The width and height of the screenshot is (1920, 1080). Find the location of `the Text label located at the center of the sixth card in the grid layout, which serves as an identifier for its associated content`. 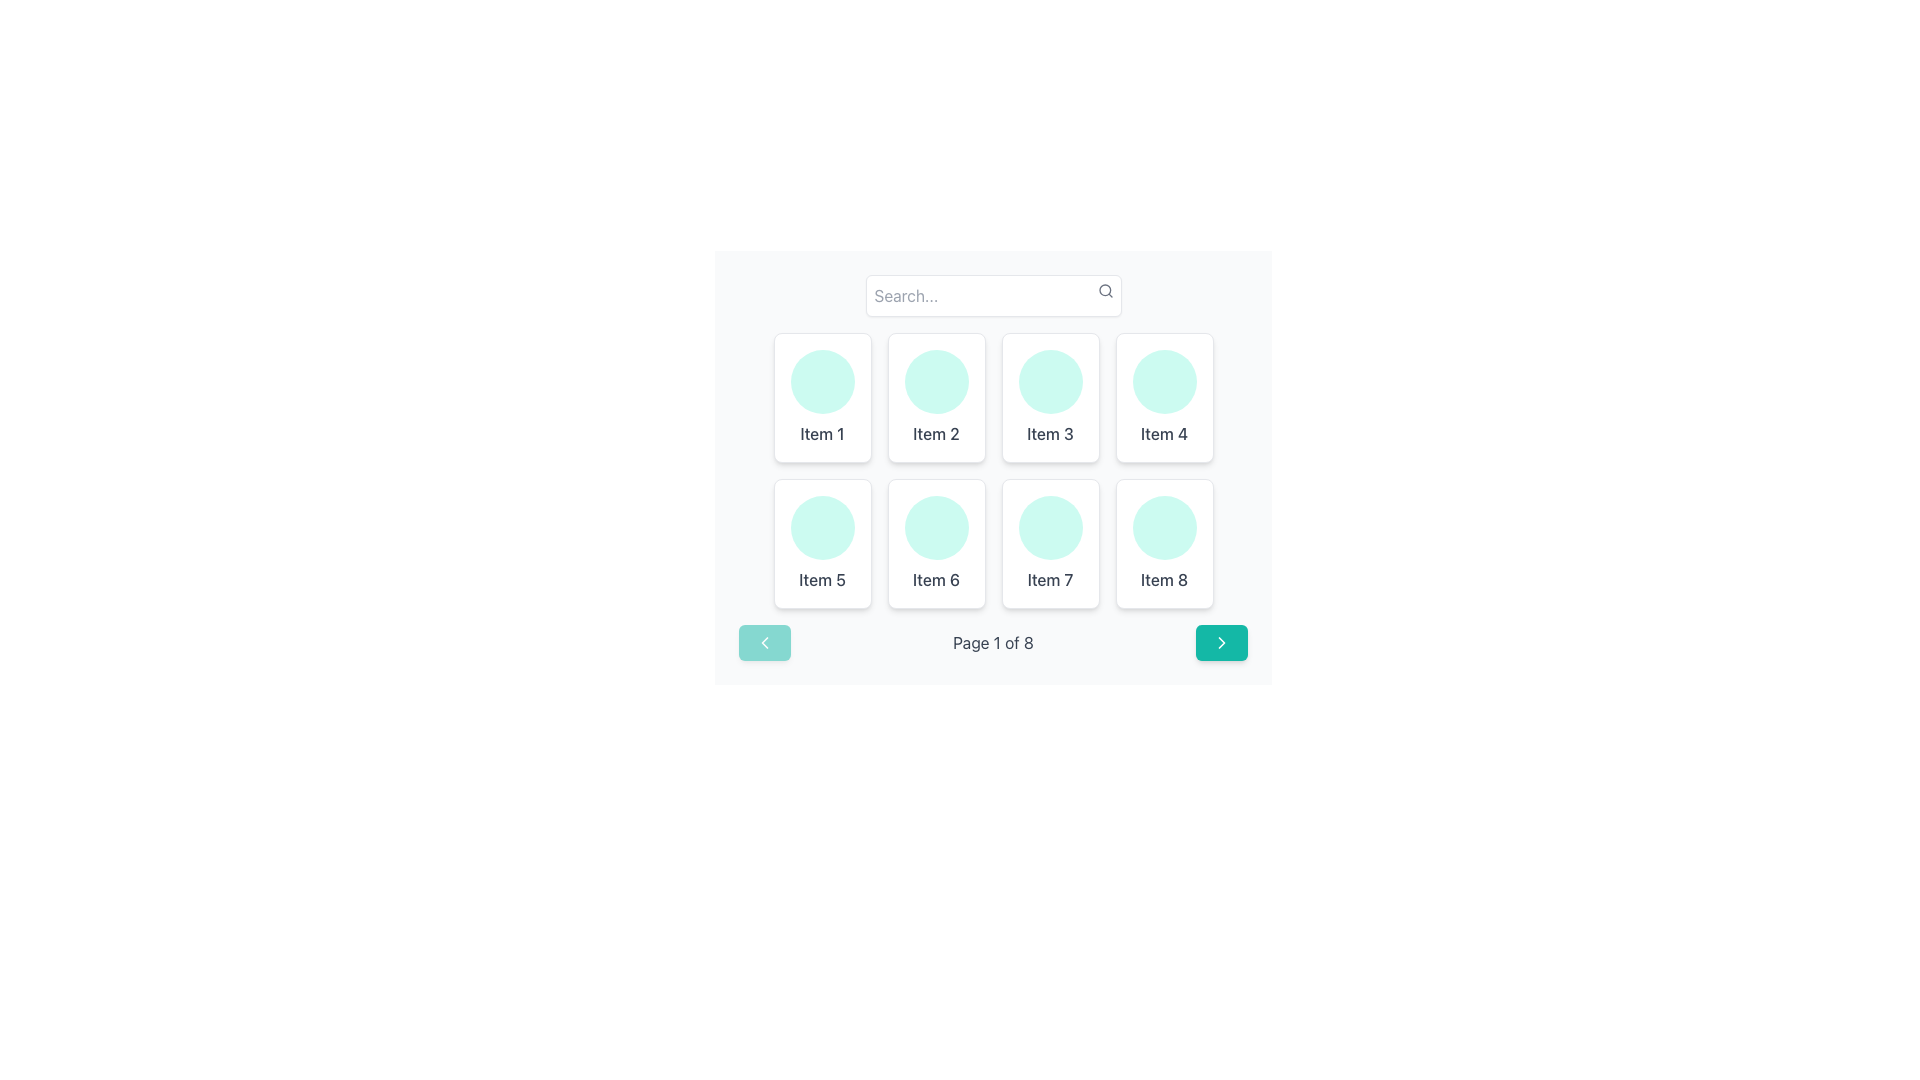

the Text label located at the center of the sixth card in the grid layout, which serves as an identifier for its associated content is located at coordinates (935, 579).